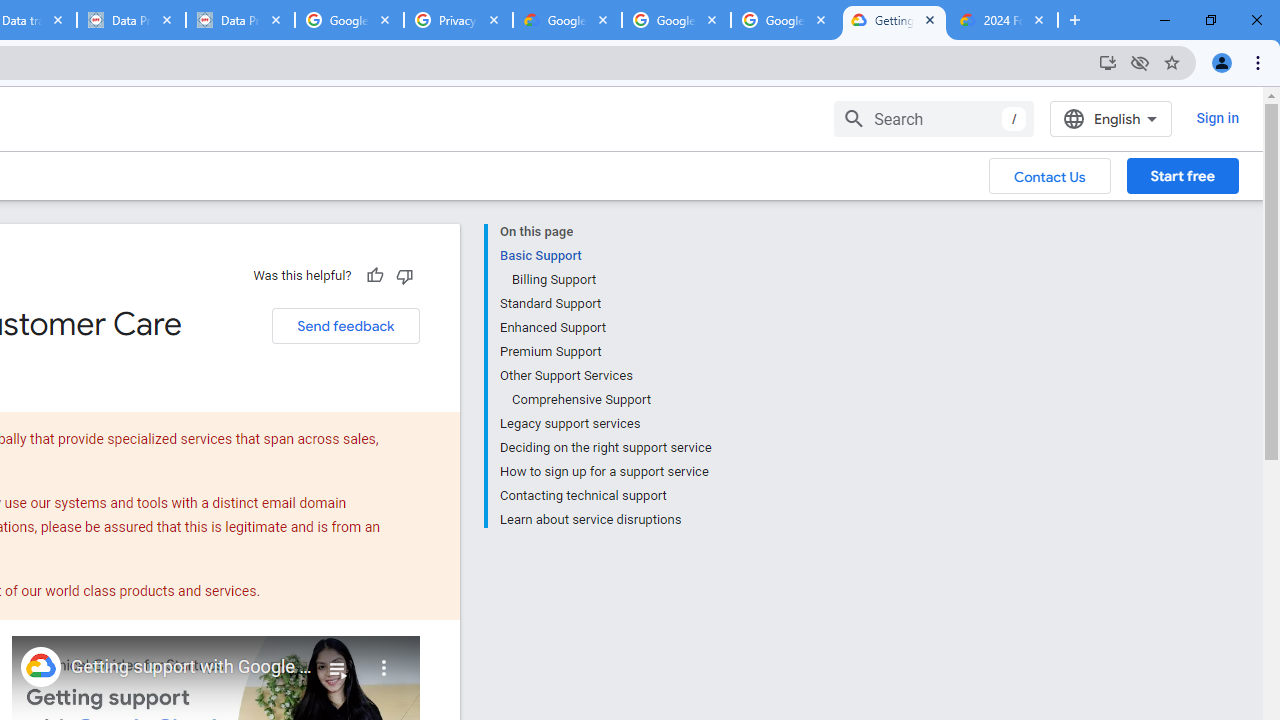 This screenshot has height=720, width=1280. I want to click on 'English', so click(1110, 118).